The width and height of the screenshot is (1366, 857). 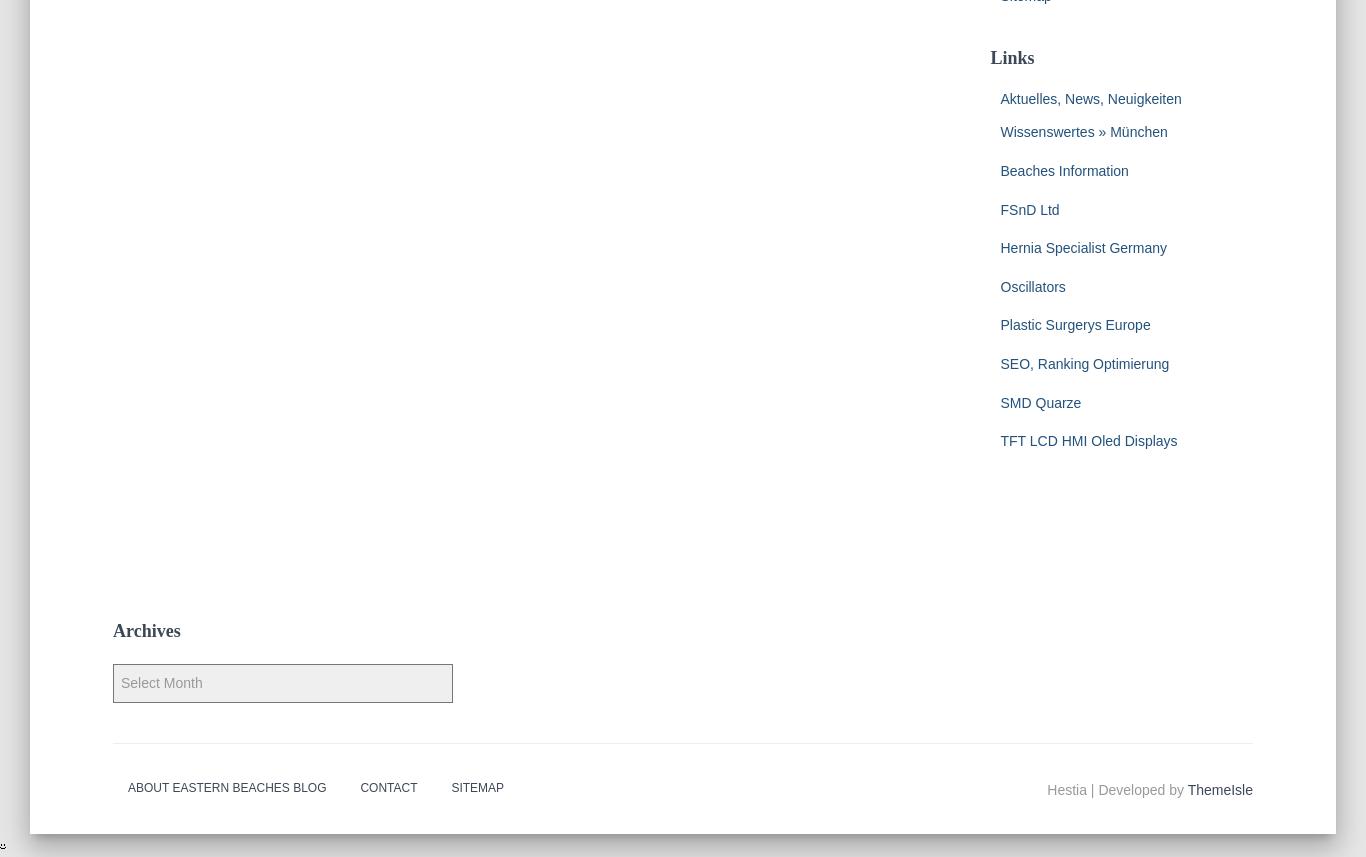 What do you see at coordinates (1031, 284) in the screenshot?
I see `'Oscillators'` at bounding box center [1031, 284].